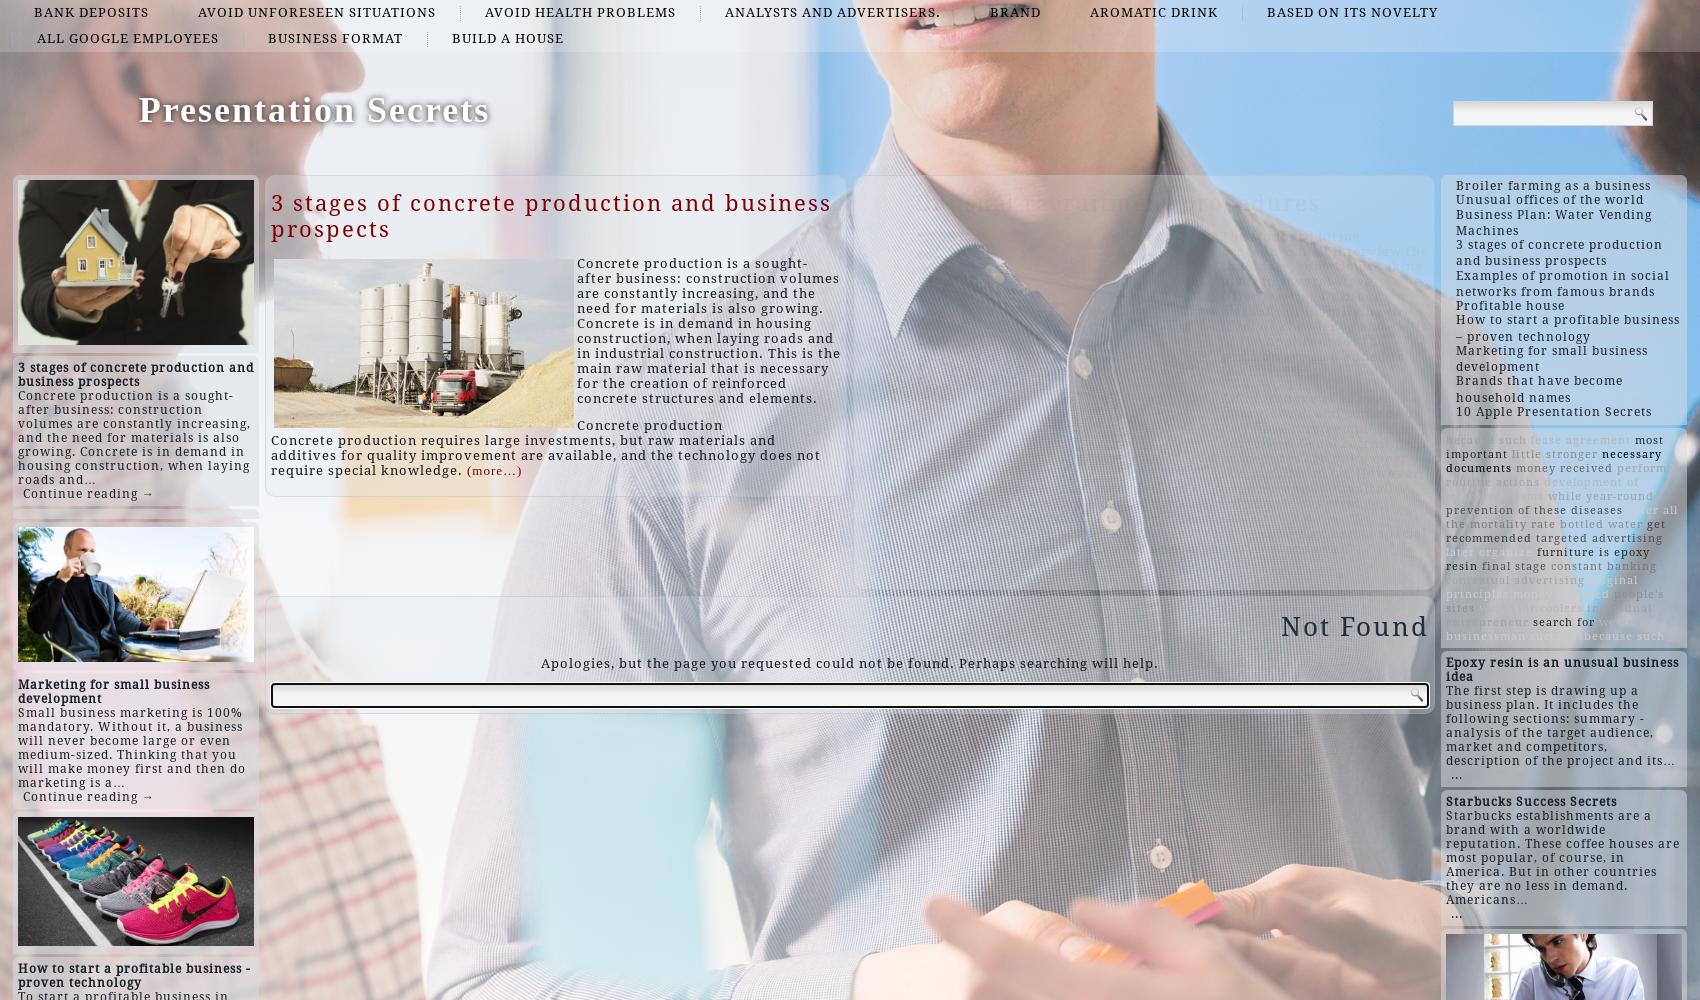  What do you see at coordinates (1618, 621) in the screenshot?
I see `'we are'` at bounding box center [1618, 621].